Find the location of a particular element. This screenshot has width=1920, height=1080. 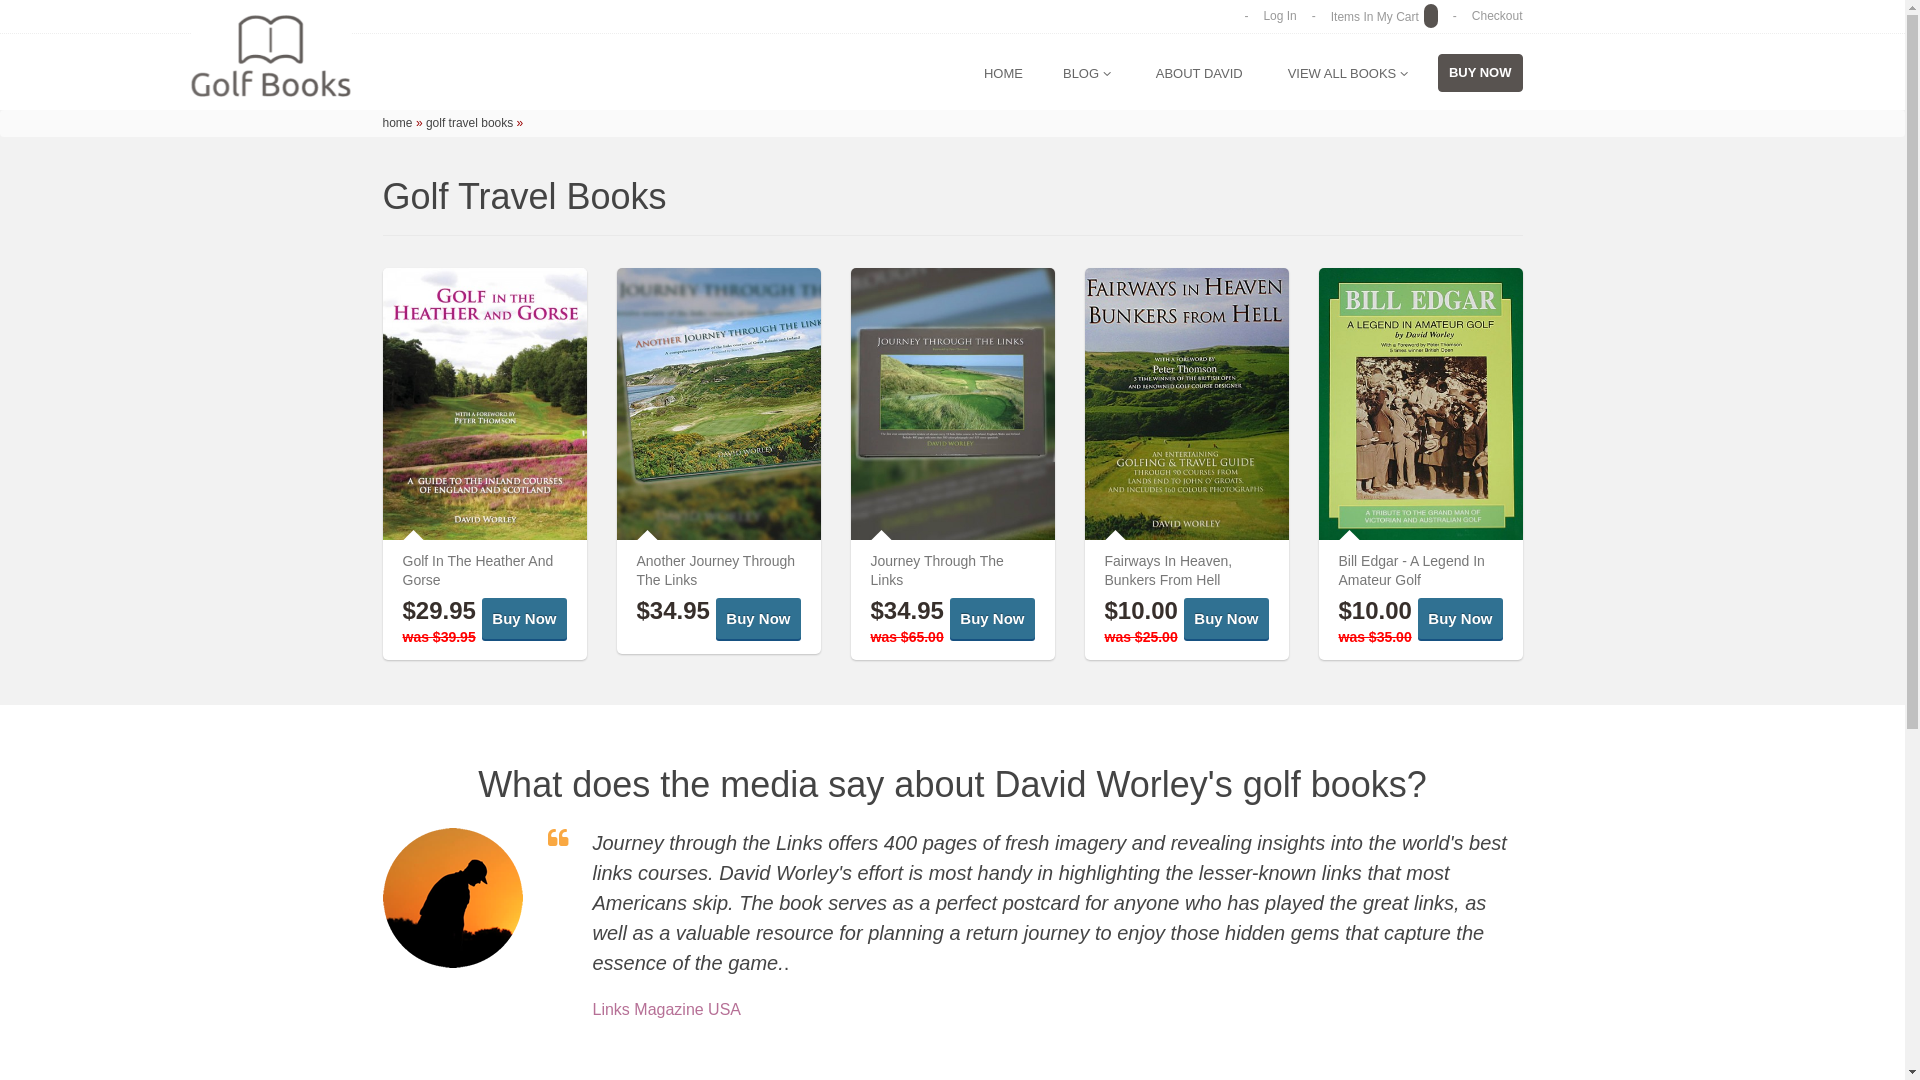

'Log In' is located at coordinates (1261, 15).